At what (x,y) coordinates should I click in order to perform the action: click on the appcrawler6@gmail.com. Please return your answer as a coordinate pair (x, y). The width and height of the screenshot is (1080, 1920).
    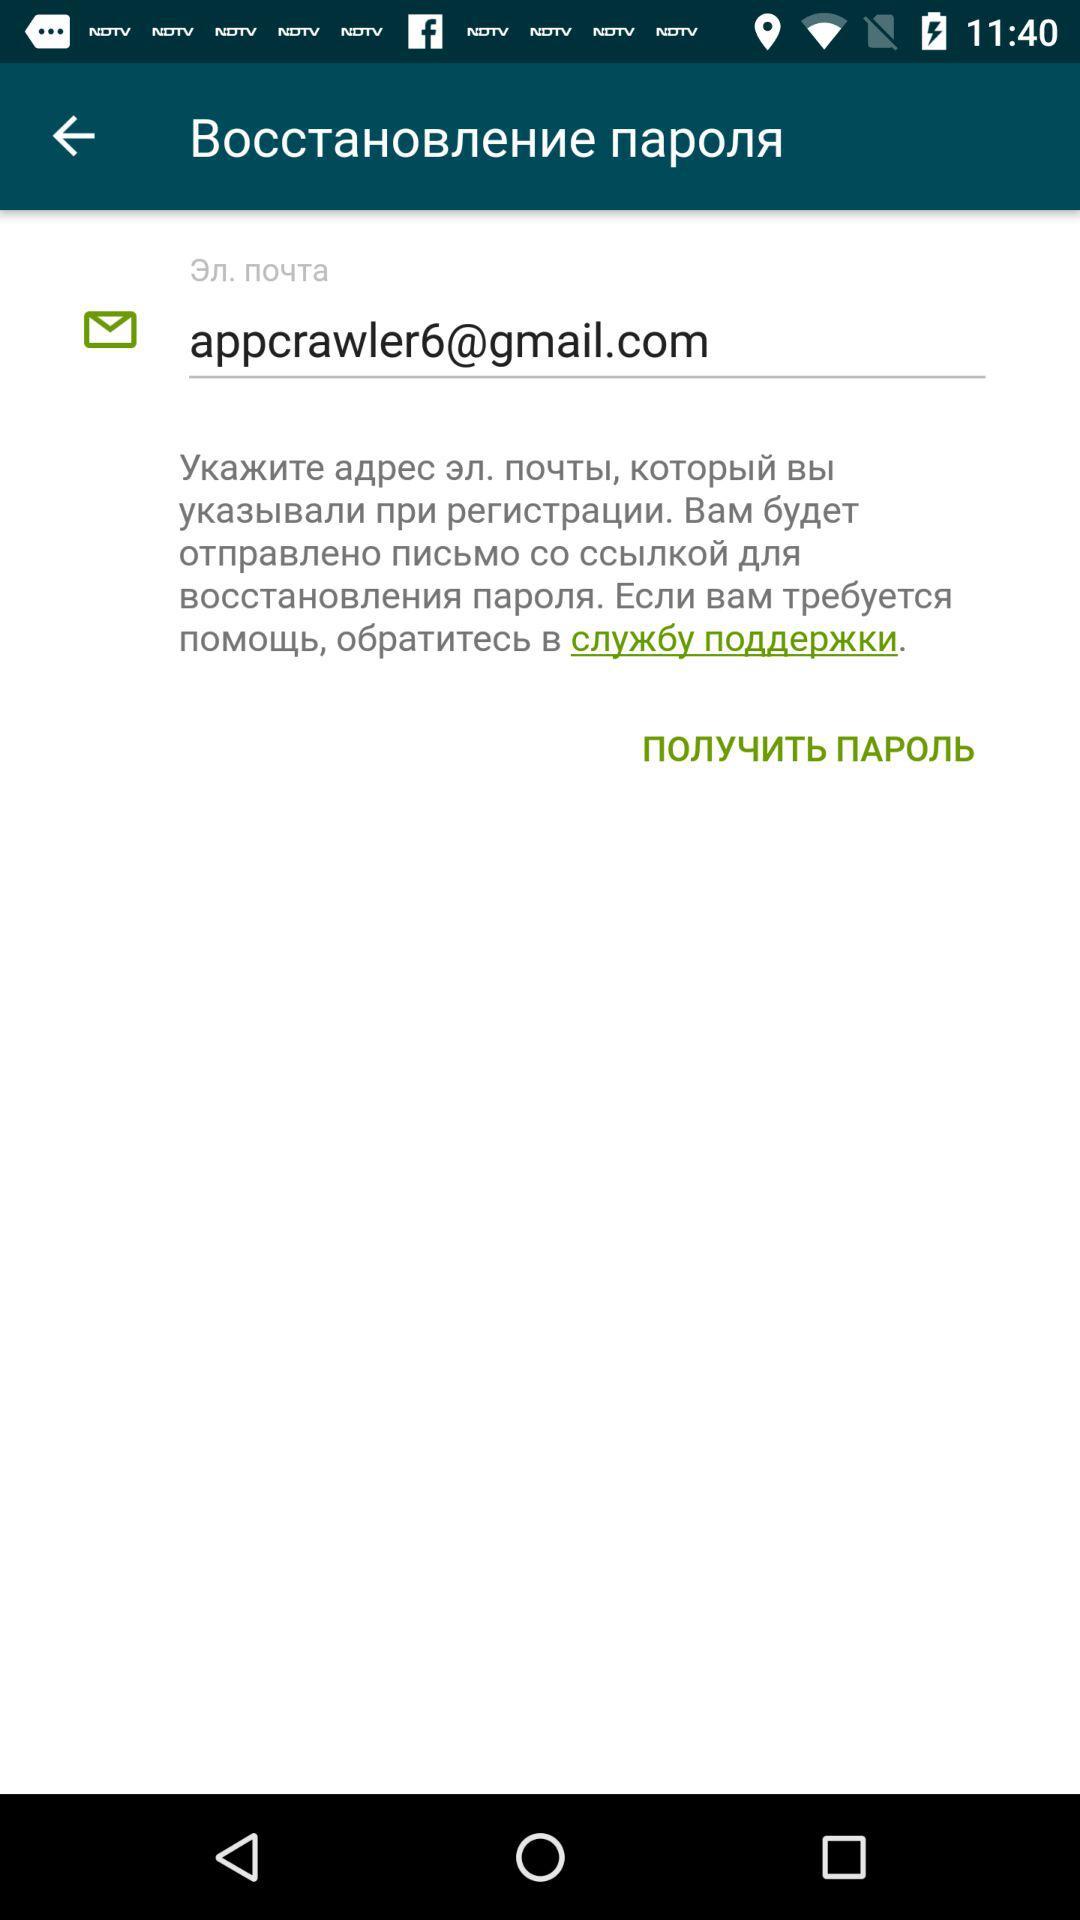
    Looking at the image, I should click on (586, 339).